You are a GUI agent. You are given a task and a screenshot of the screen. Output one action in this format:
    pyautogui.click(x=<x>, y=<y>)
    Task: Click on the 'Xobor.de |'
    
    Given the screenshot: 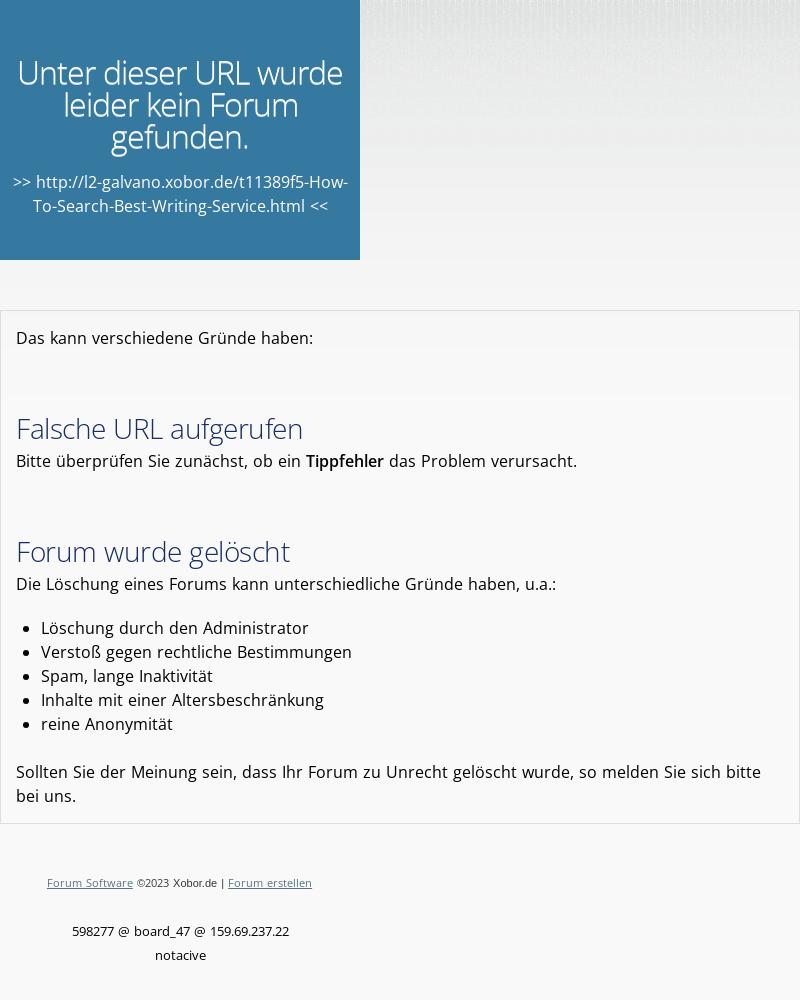 What is the action you would take?
    pyautogui.click(x=197, y=883)
    